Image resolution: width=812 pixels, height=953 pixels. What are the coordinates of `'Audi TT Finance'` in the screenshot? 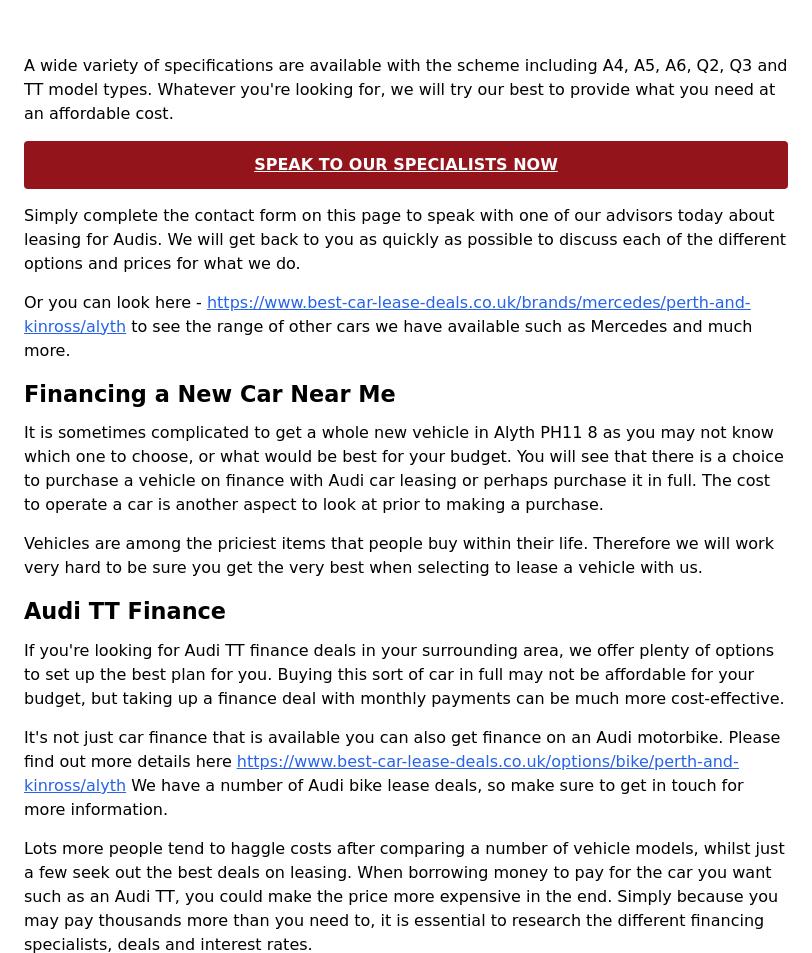 It's located at (124, 610).